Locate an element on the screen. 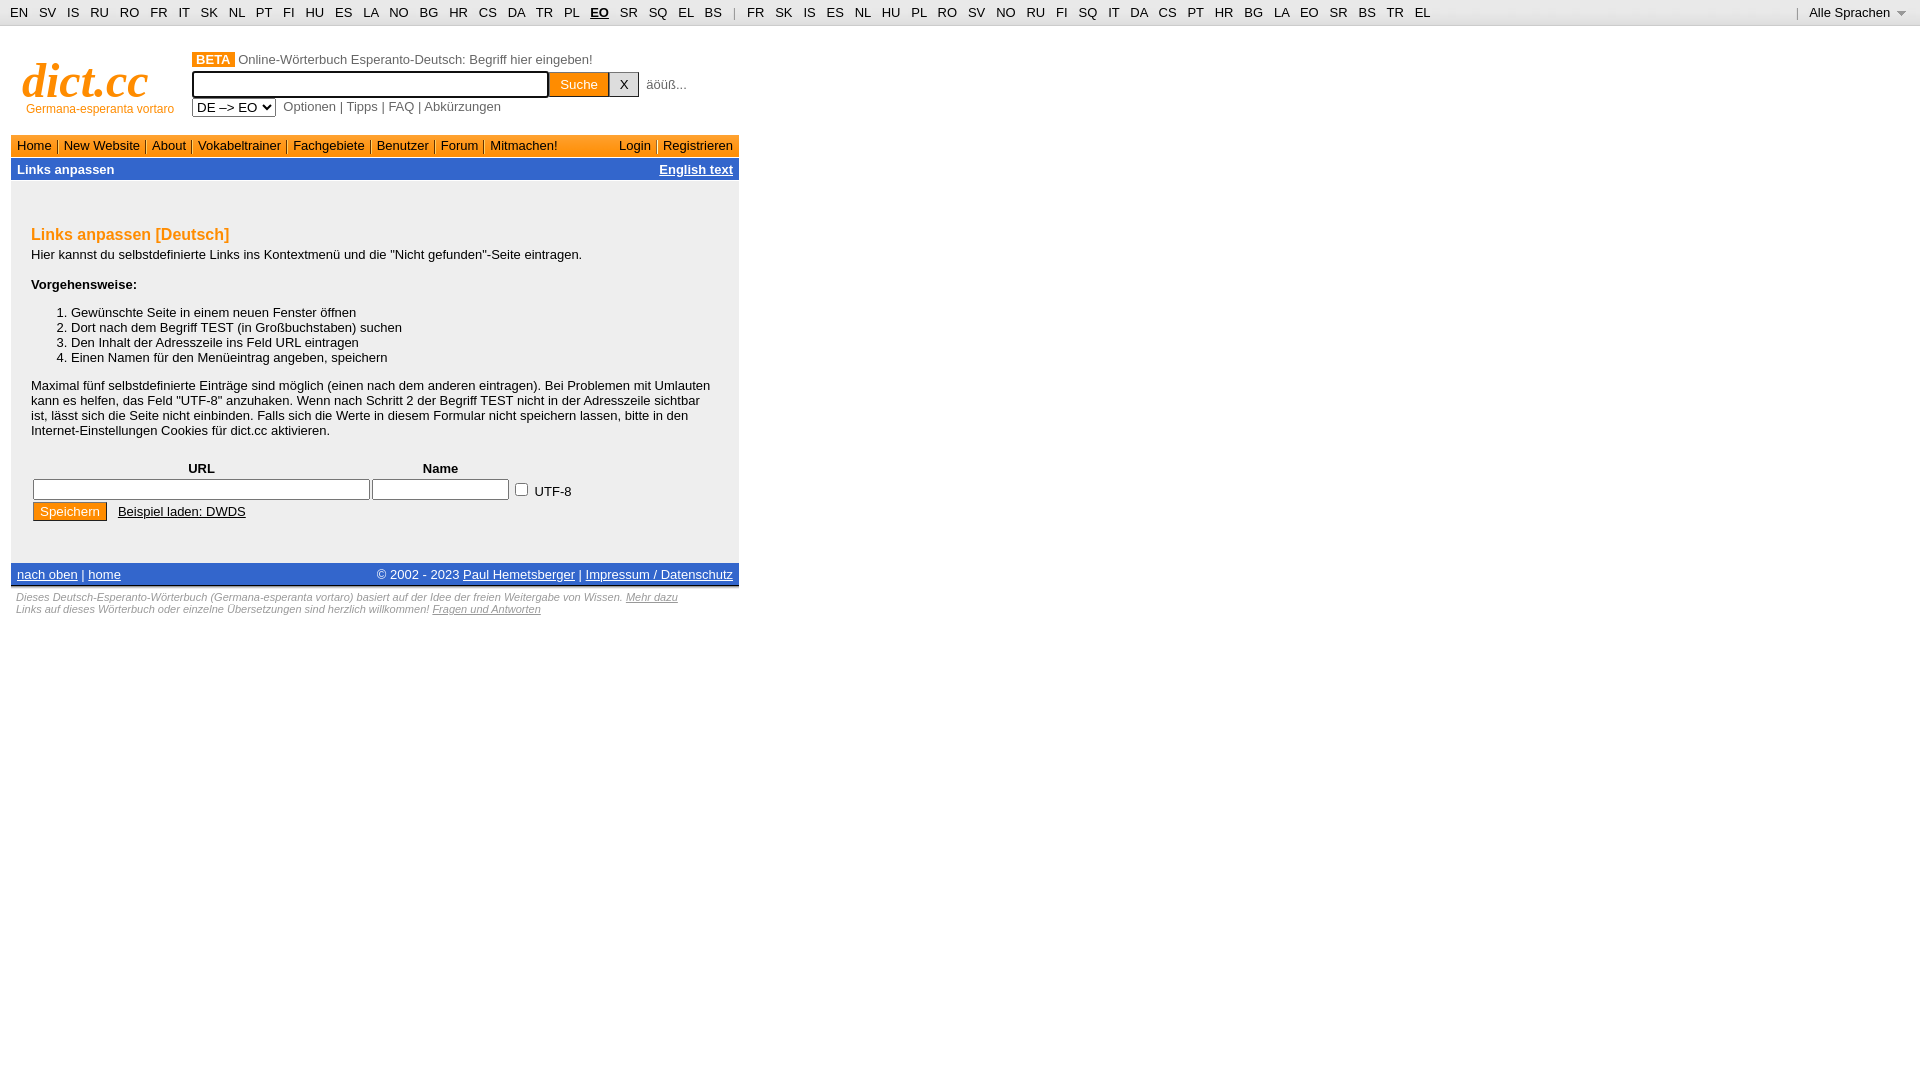 The width and height of the screenshot is (1920, 1080). 'EL' is located at coordinates (685, 12).